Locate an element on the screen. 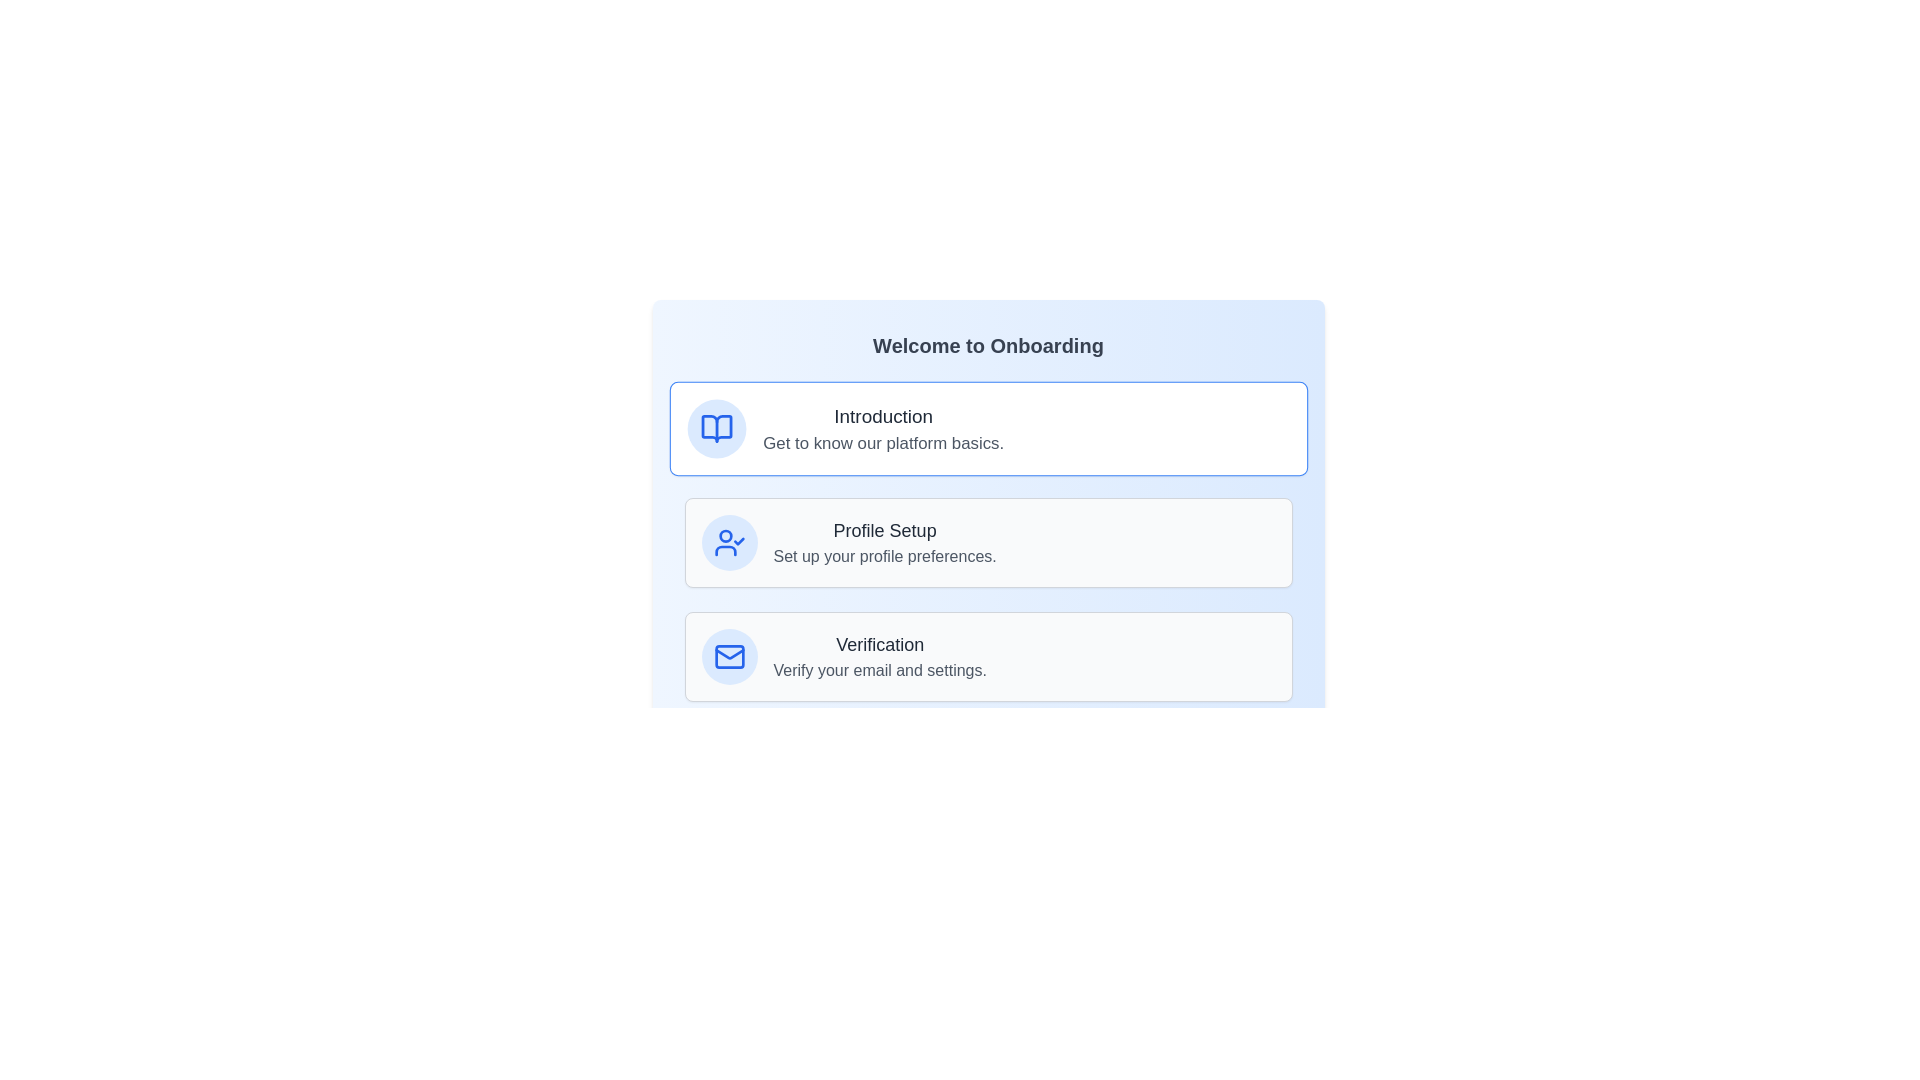  the blue envelope icon outlined in white, which is located to the left of the text label 'Verification' in the third row of onboarding steps is located at coordinates (728, 656).